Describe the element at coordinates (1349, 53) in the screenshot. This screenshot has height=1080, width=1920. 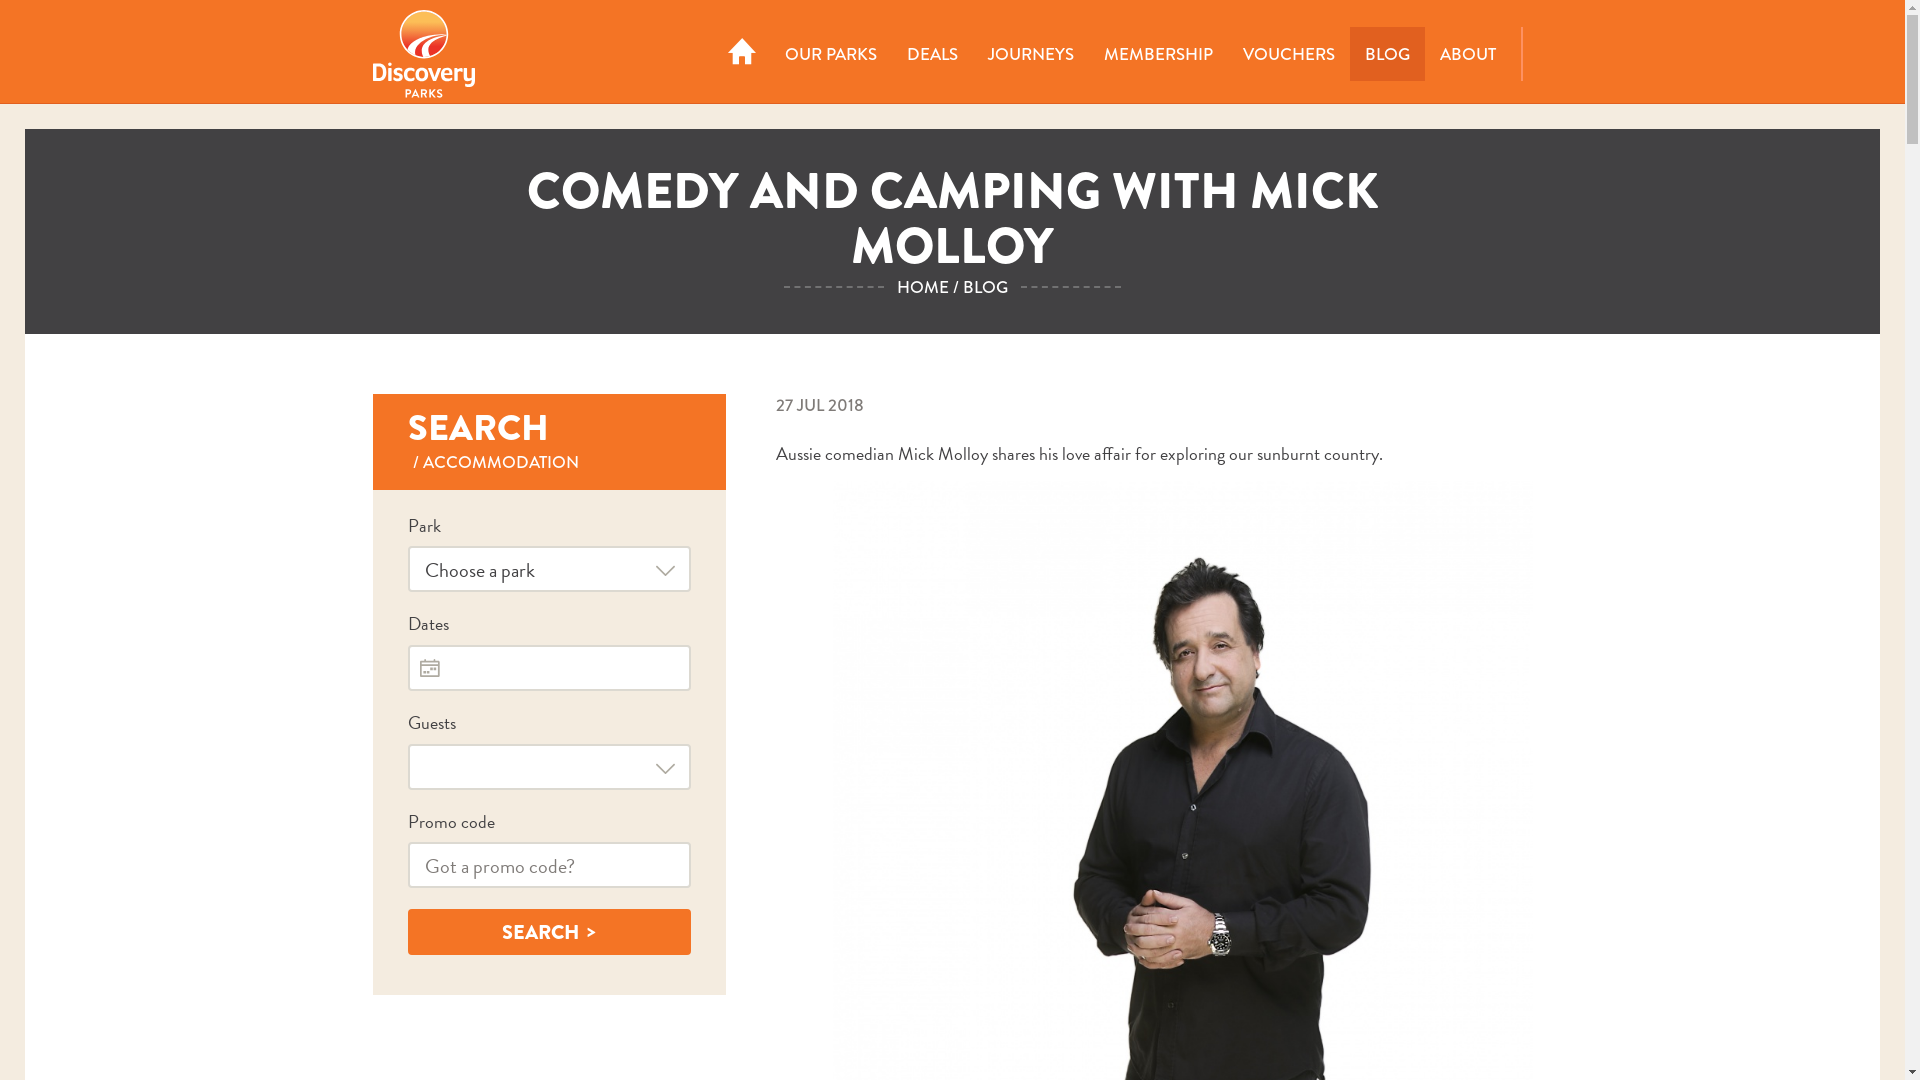
I see `'BLOG'` at that location.